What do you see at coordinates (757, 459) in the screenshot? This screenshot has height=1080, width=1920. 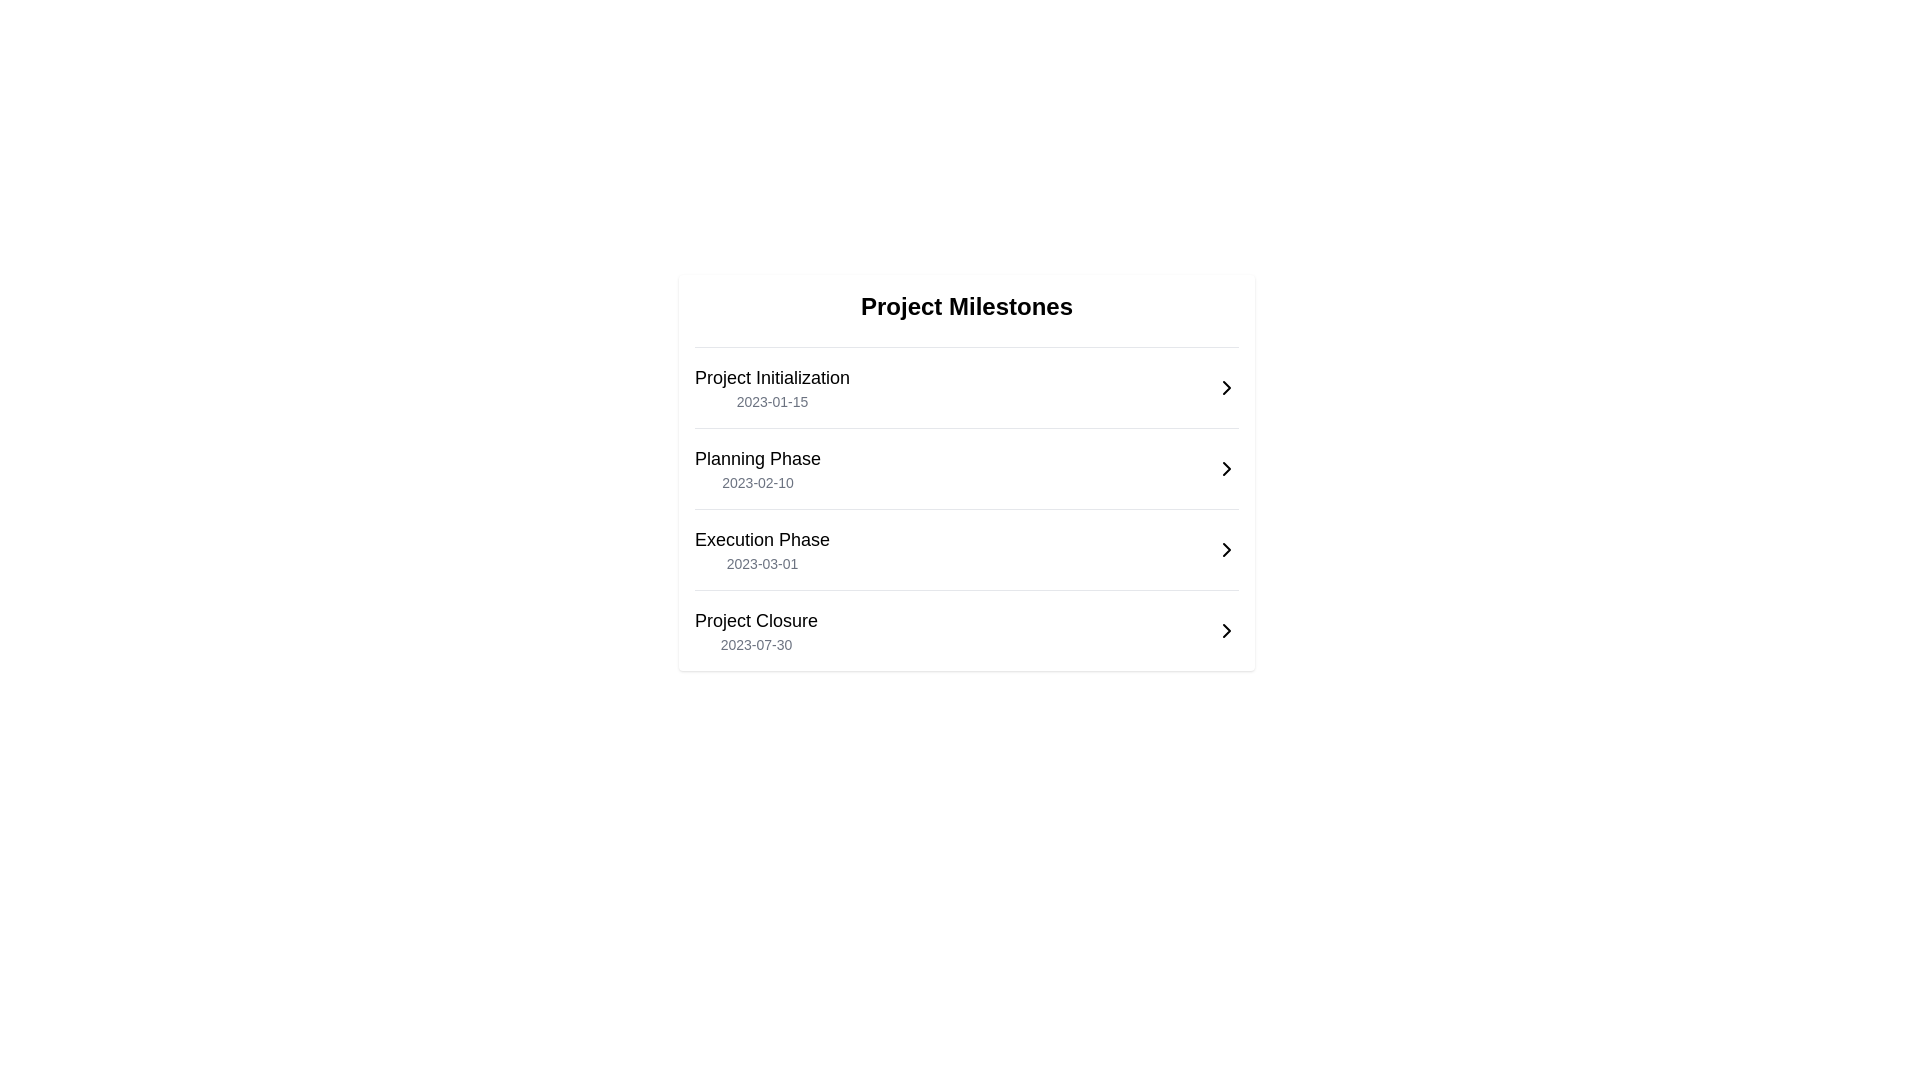 I see `the static text label displaying 'Planning Phase', which is styled in larger bold font and is positioned in the center column of the project dashboard, located between 'Project Initialization' and 'Execution Phase'` at bounding box center [757, 459].